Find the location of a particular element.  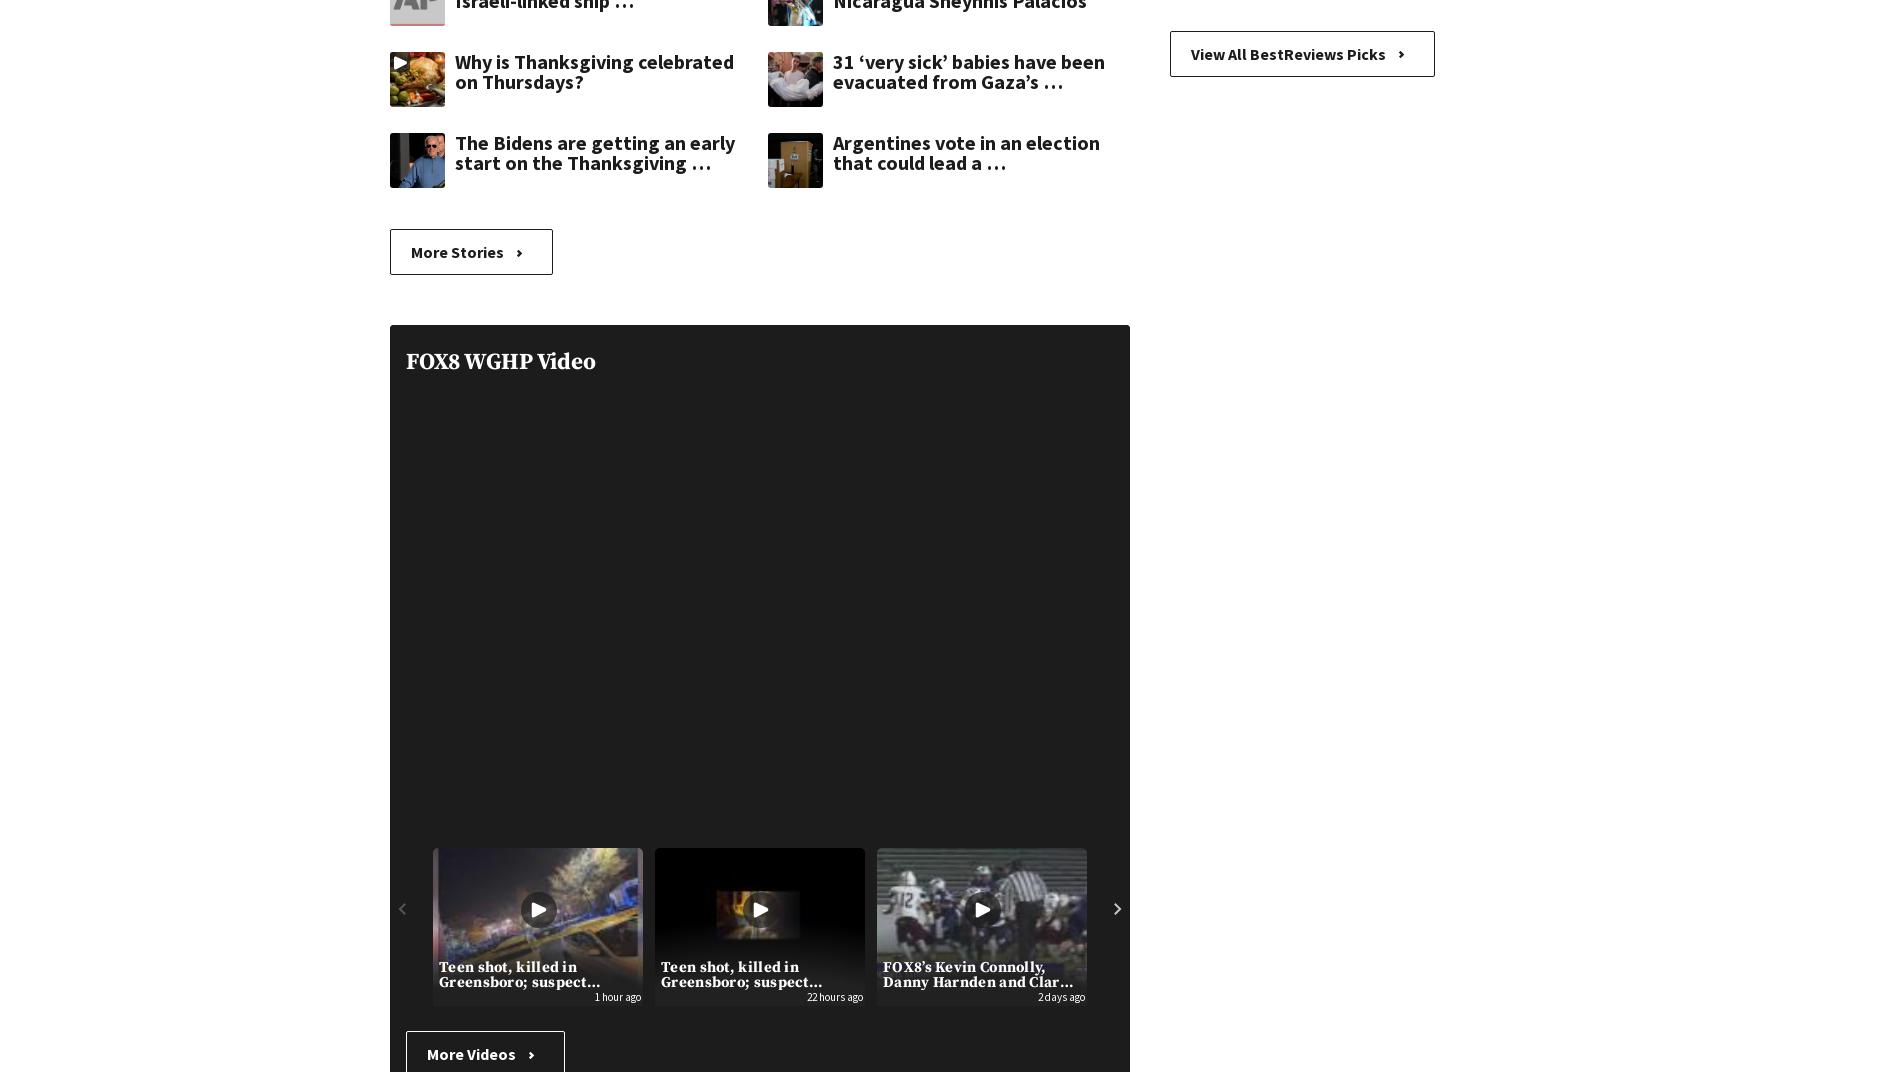

'Argentines vote in an election that could lead a …' is located at coordinates (966, 151).